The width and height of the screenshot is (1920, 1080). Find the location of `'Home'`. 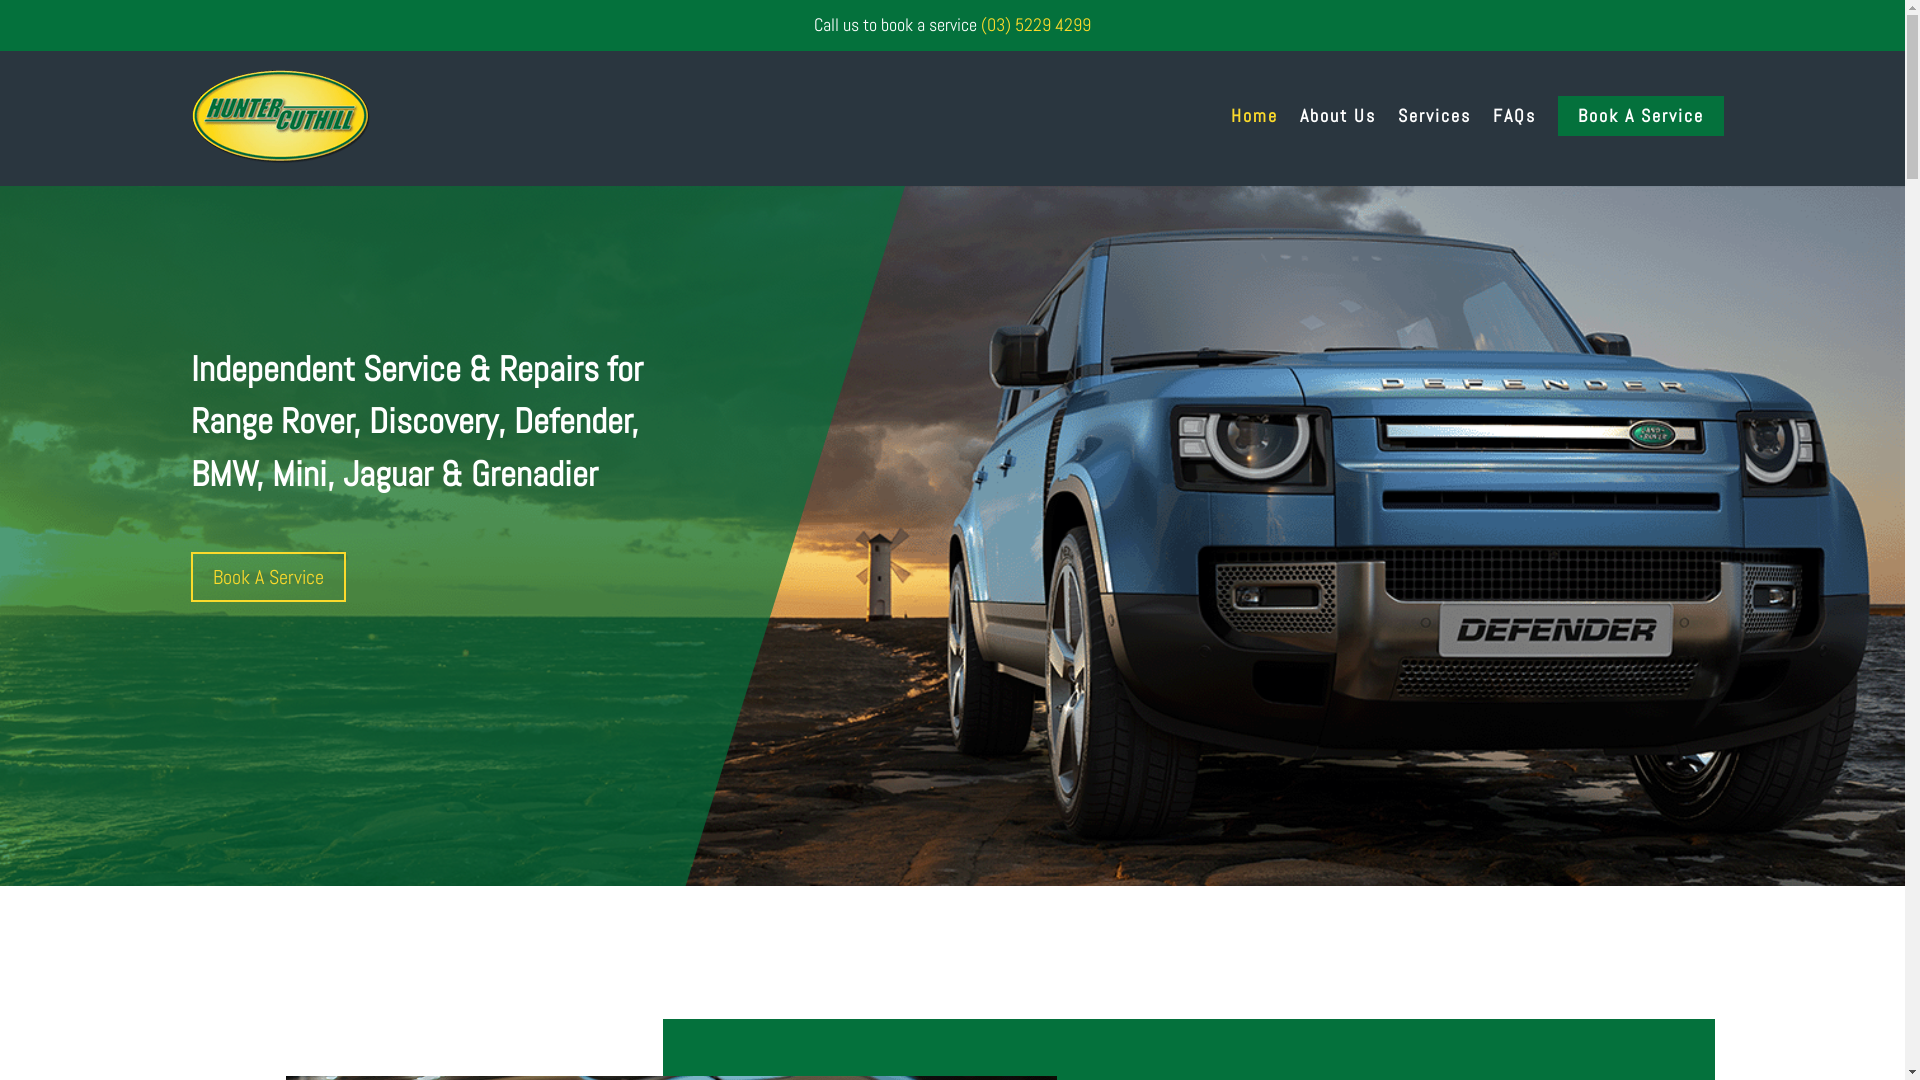

'Home' is located at coordinates (1229, 115).